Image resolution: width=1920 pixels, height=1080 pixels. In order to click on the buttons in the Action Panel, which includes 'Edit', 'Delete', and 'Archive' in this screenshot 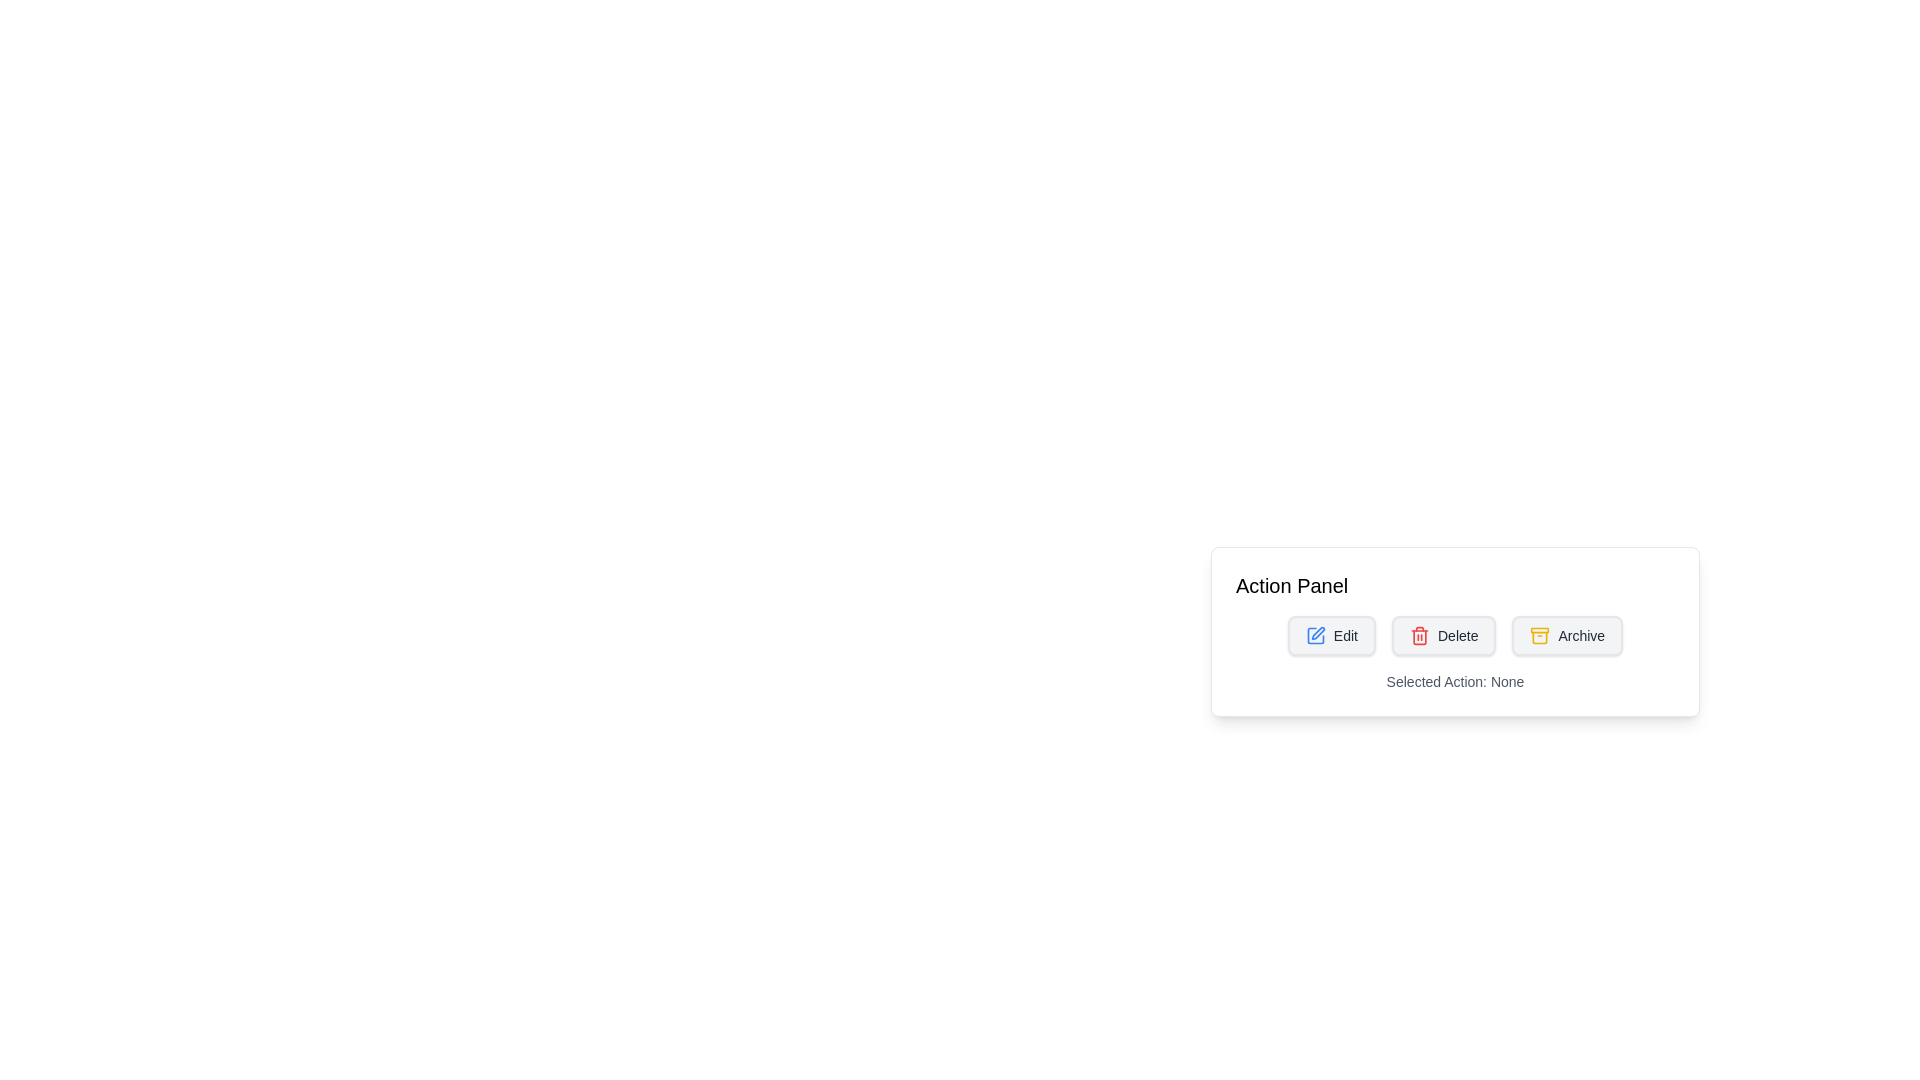, I will do `click(1455, 632)`.